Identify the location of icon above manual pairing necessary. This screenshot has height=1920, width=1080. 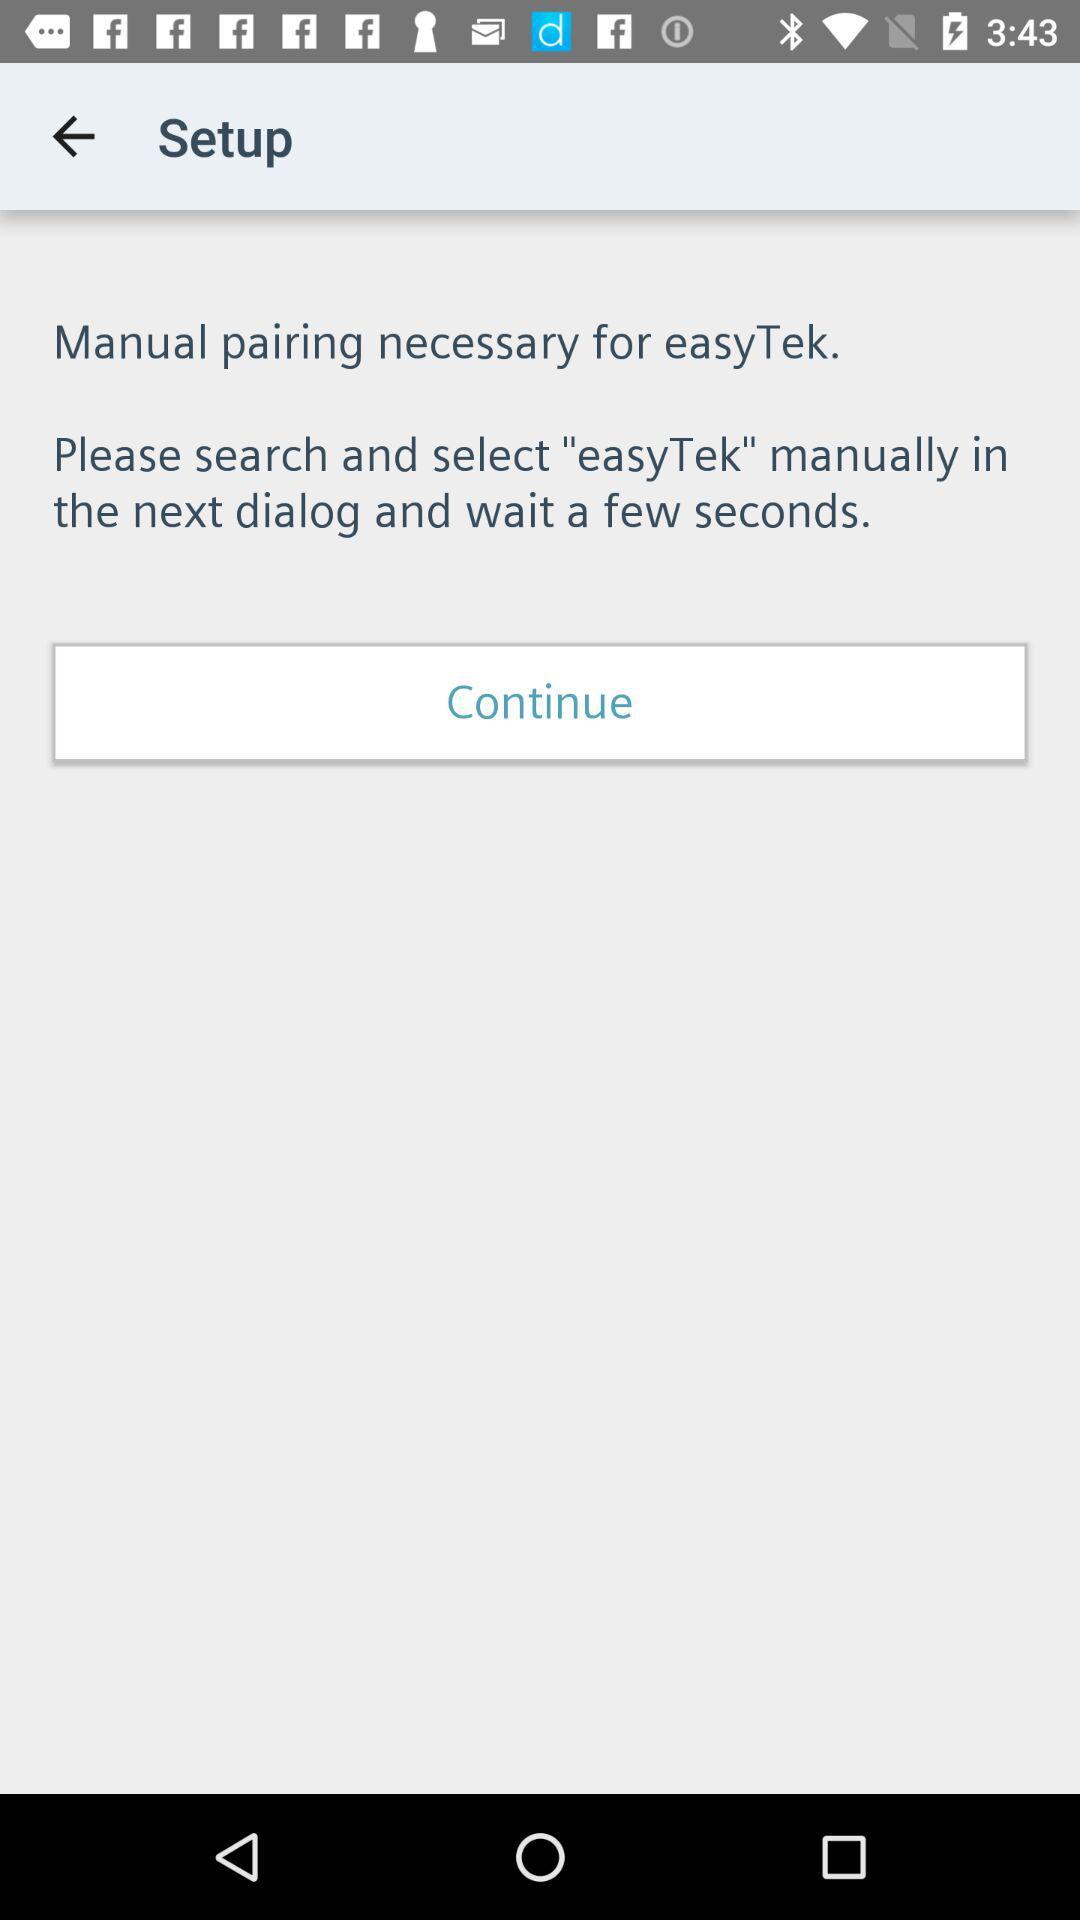
(72, 135).